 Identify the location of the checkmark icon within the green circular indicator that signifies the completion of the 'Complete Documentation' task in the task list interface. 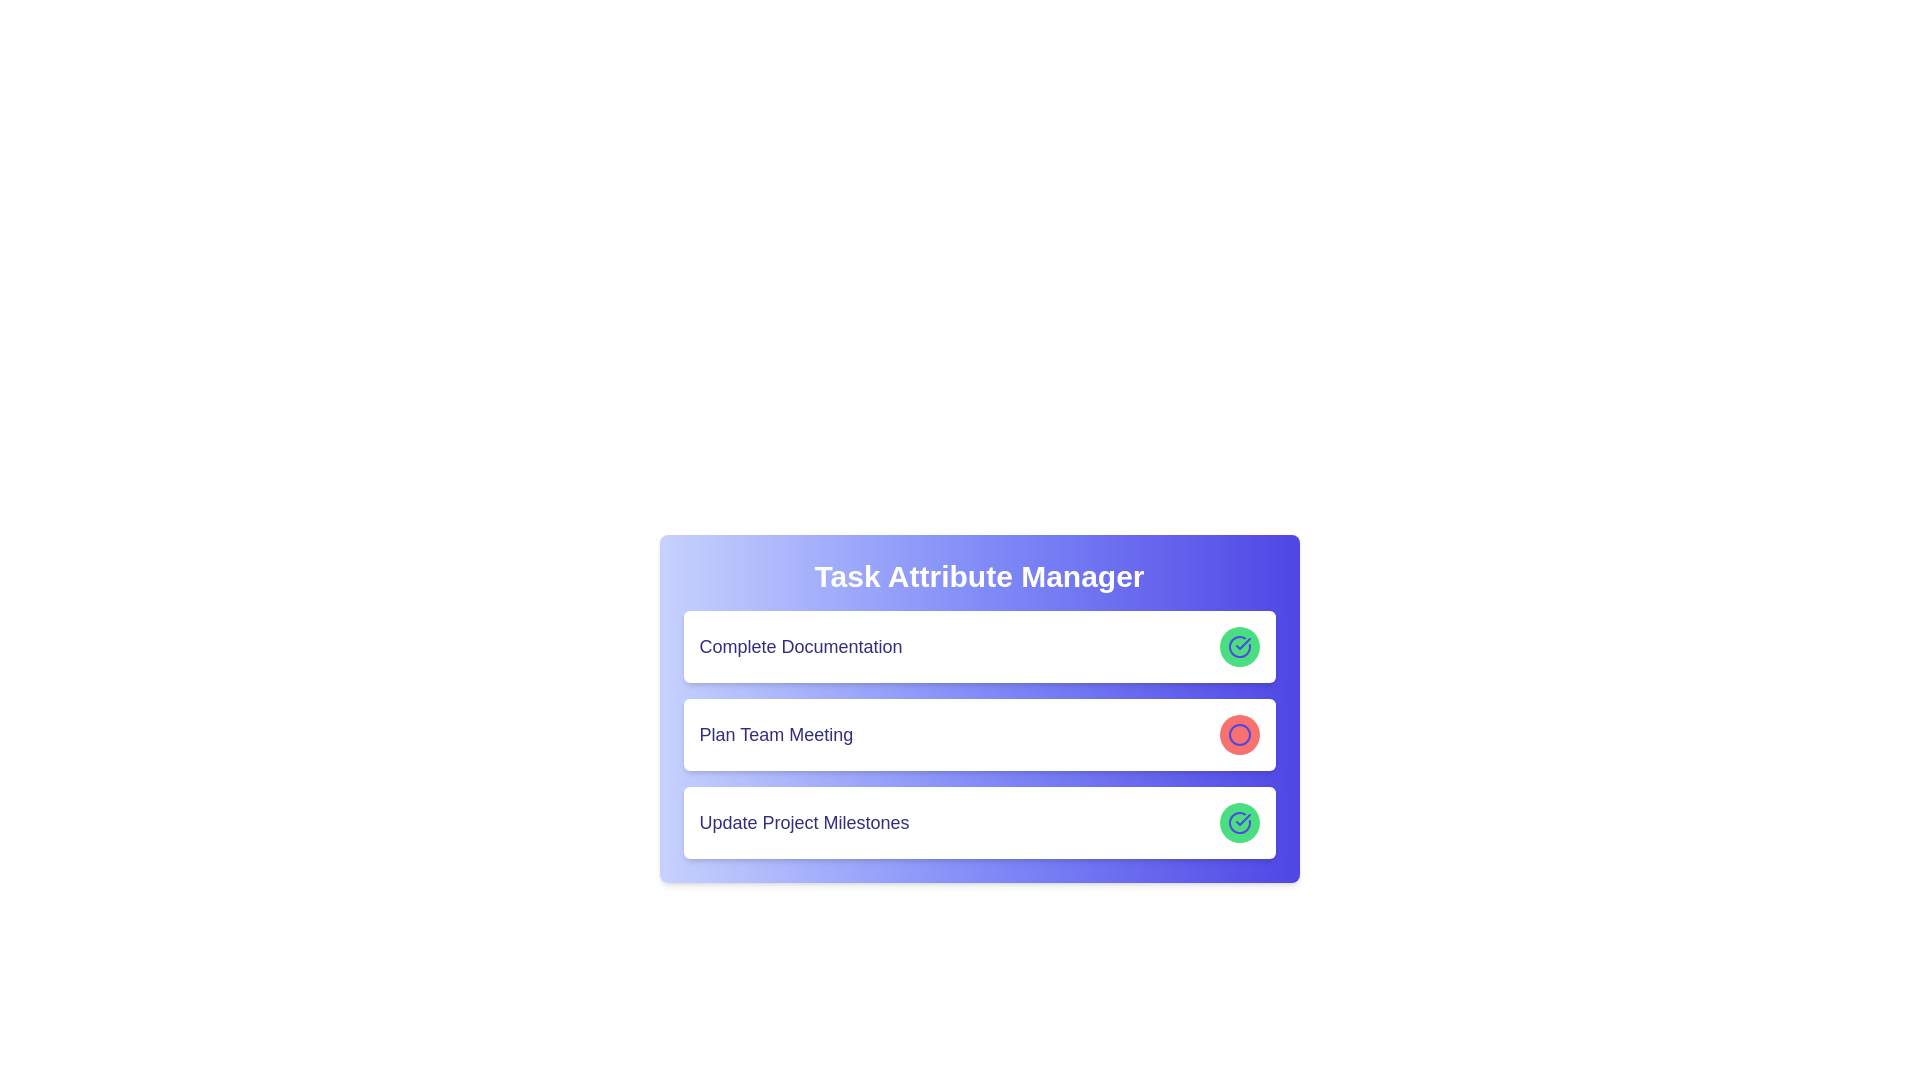
(1242, 820).